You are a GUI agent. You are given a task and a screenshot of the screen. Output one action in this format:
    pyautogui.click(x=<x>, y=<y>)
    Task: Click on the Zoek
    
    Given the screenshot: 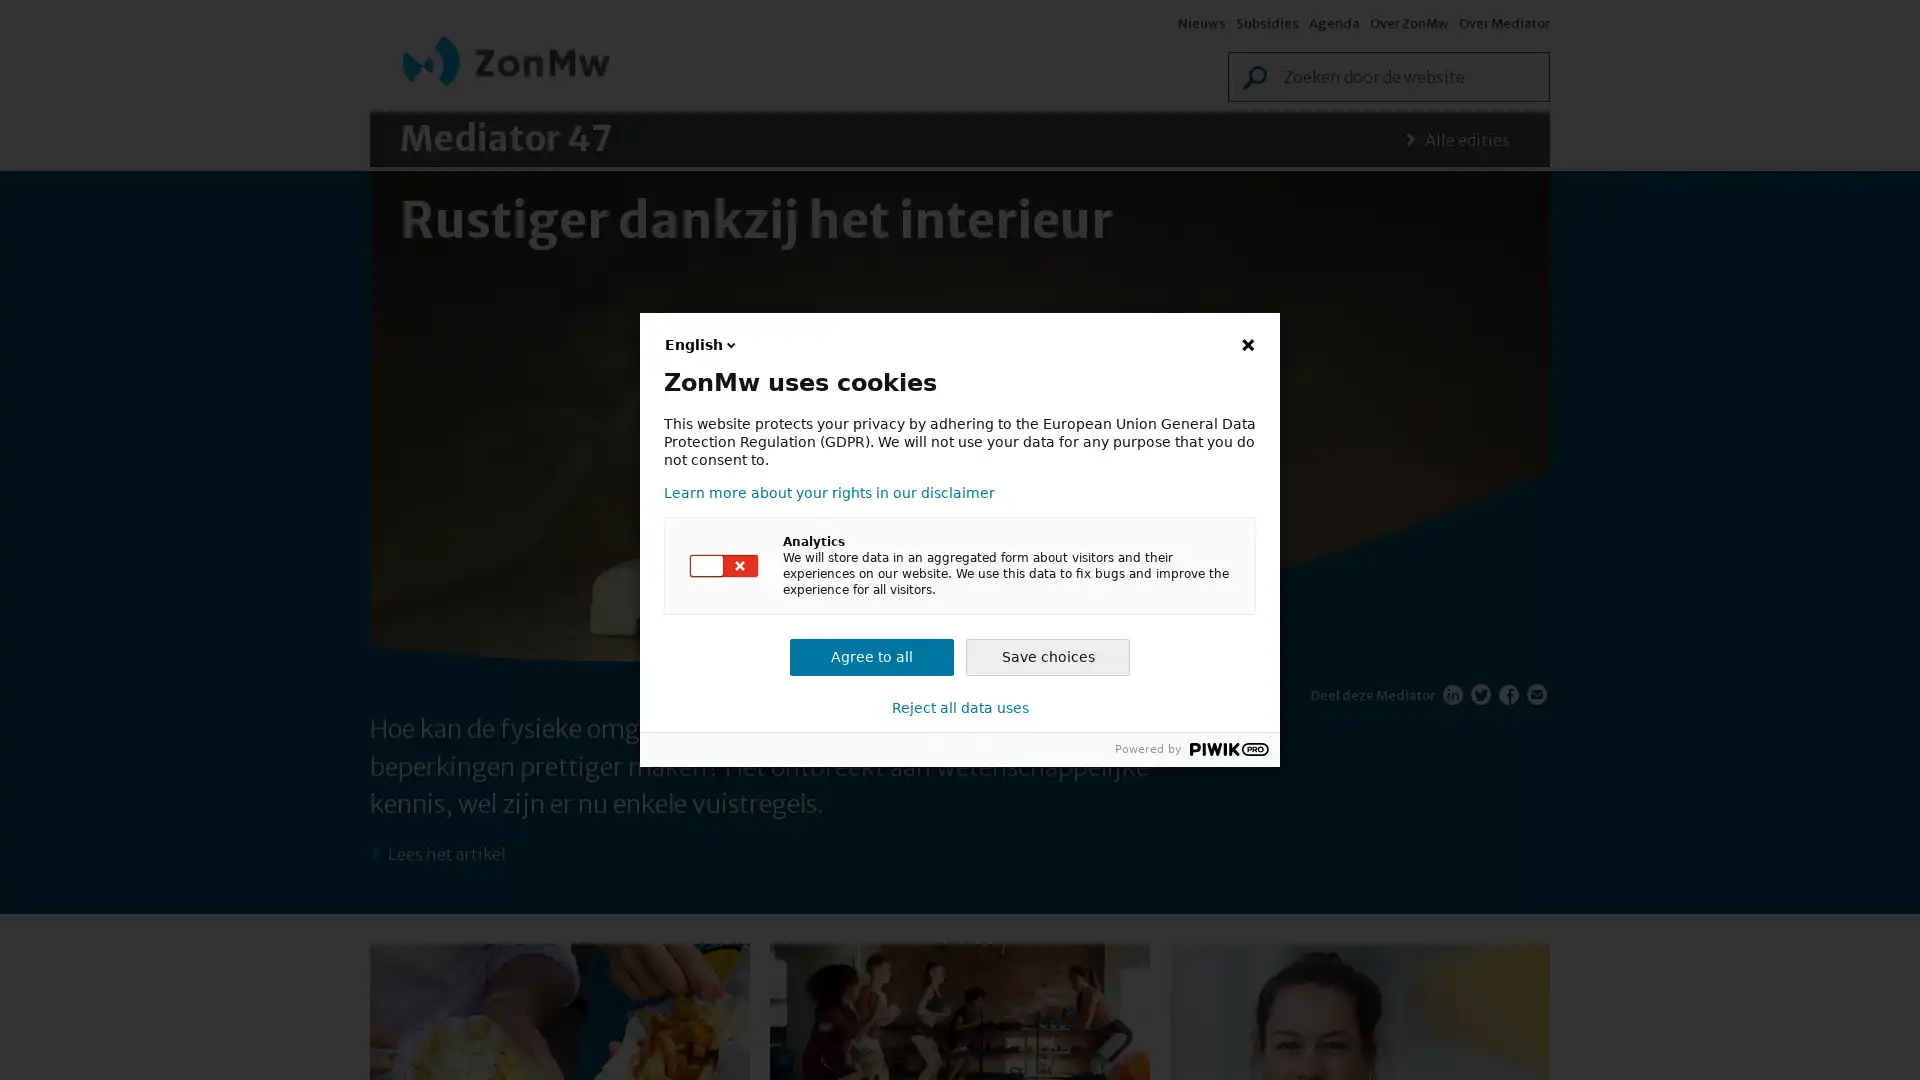 What is the action you would take?
    pyautogui.click(x=1196, y=80)
    